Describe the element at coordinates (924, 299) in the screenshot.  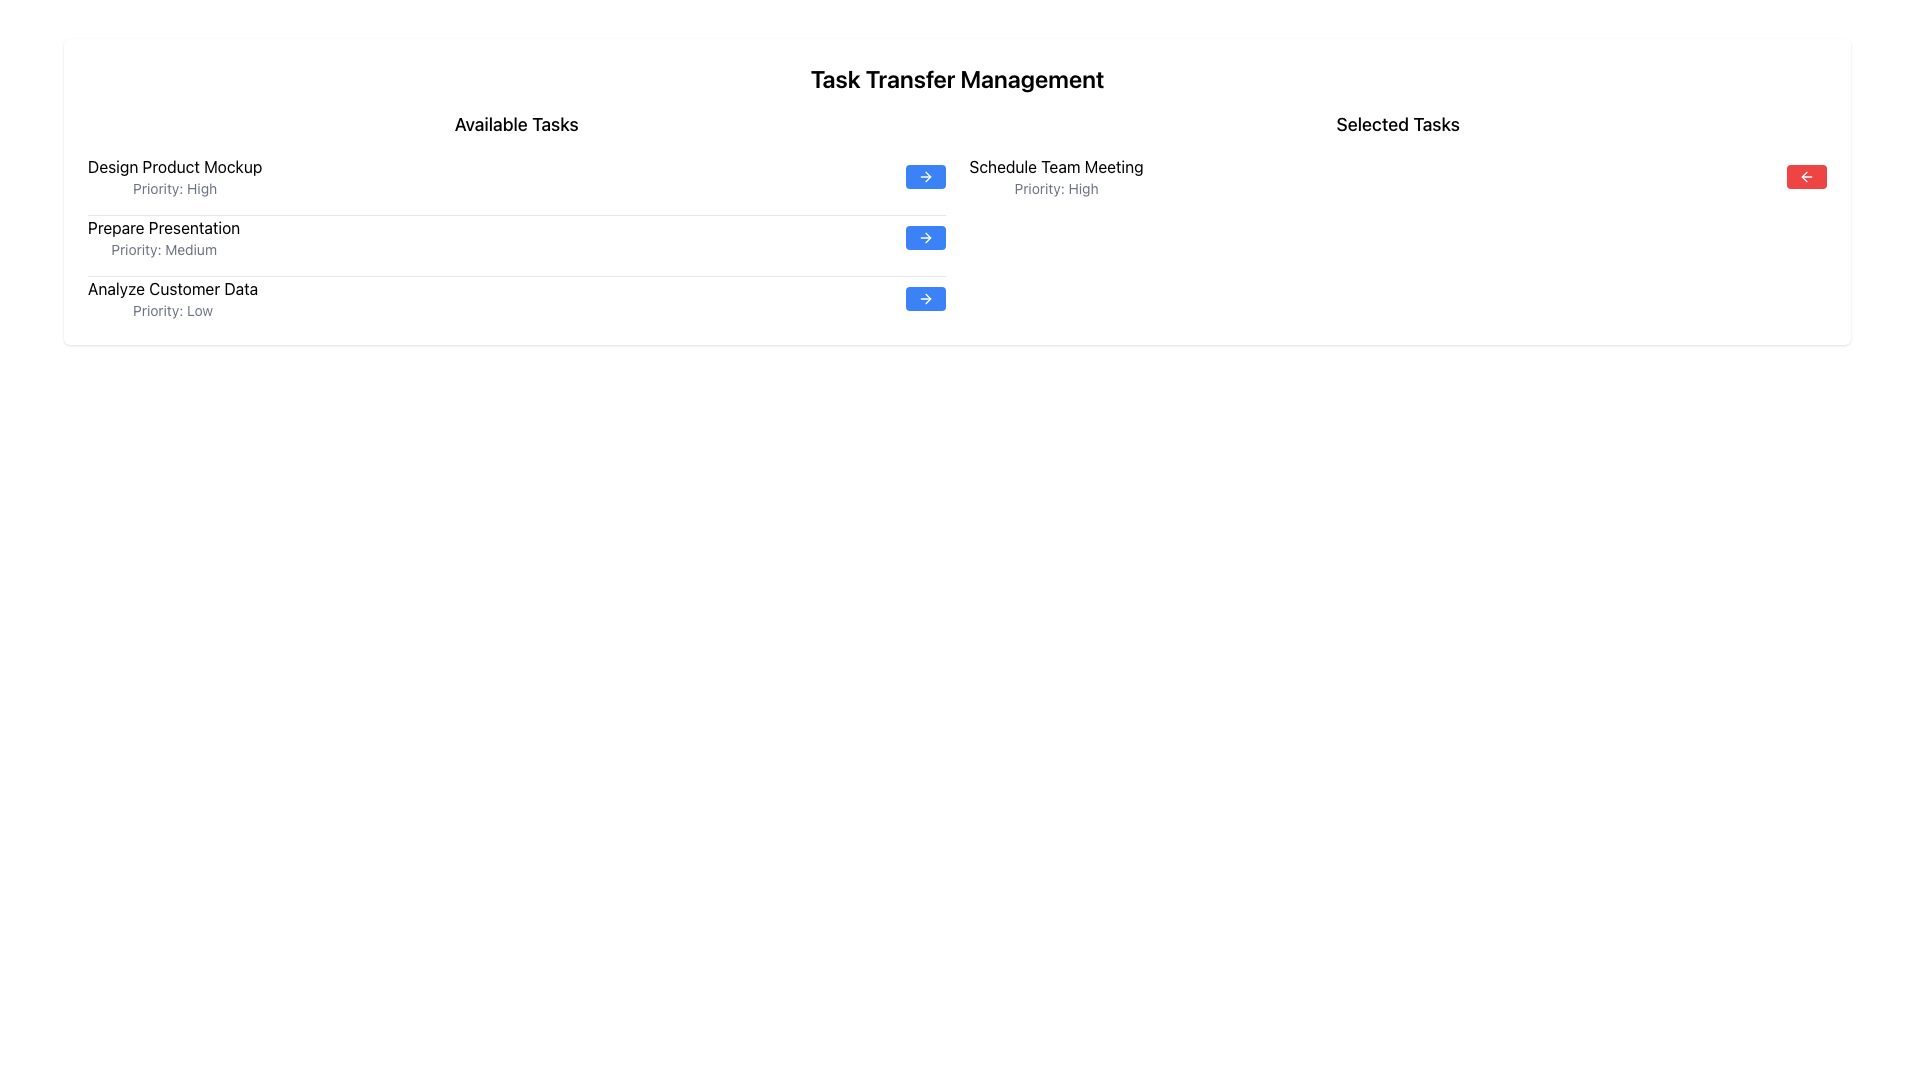
I see `the SVG Icon located at the bottom of the last button in the 'Available Tasks' column` at that location.